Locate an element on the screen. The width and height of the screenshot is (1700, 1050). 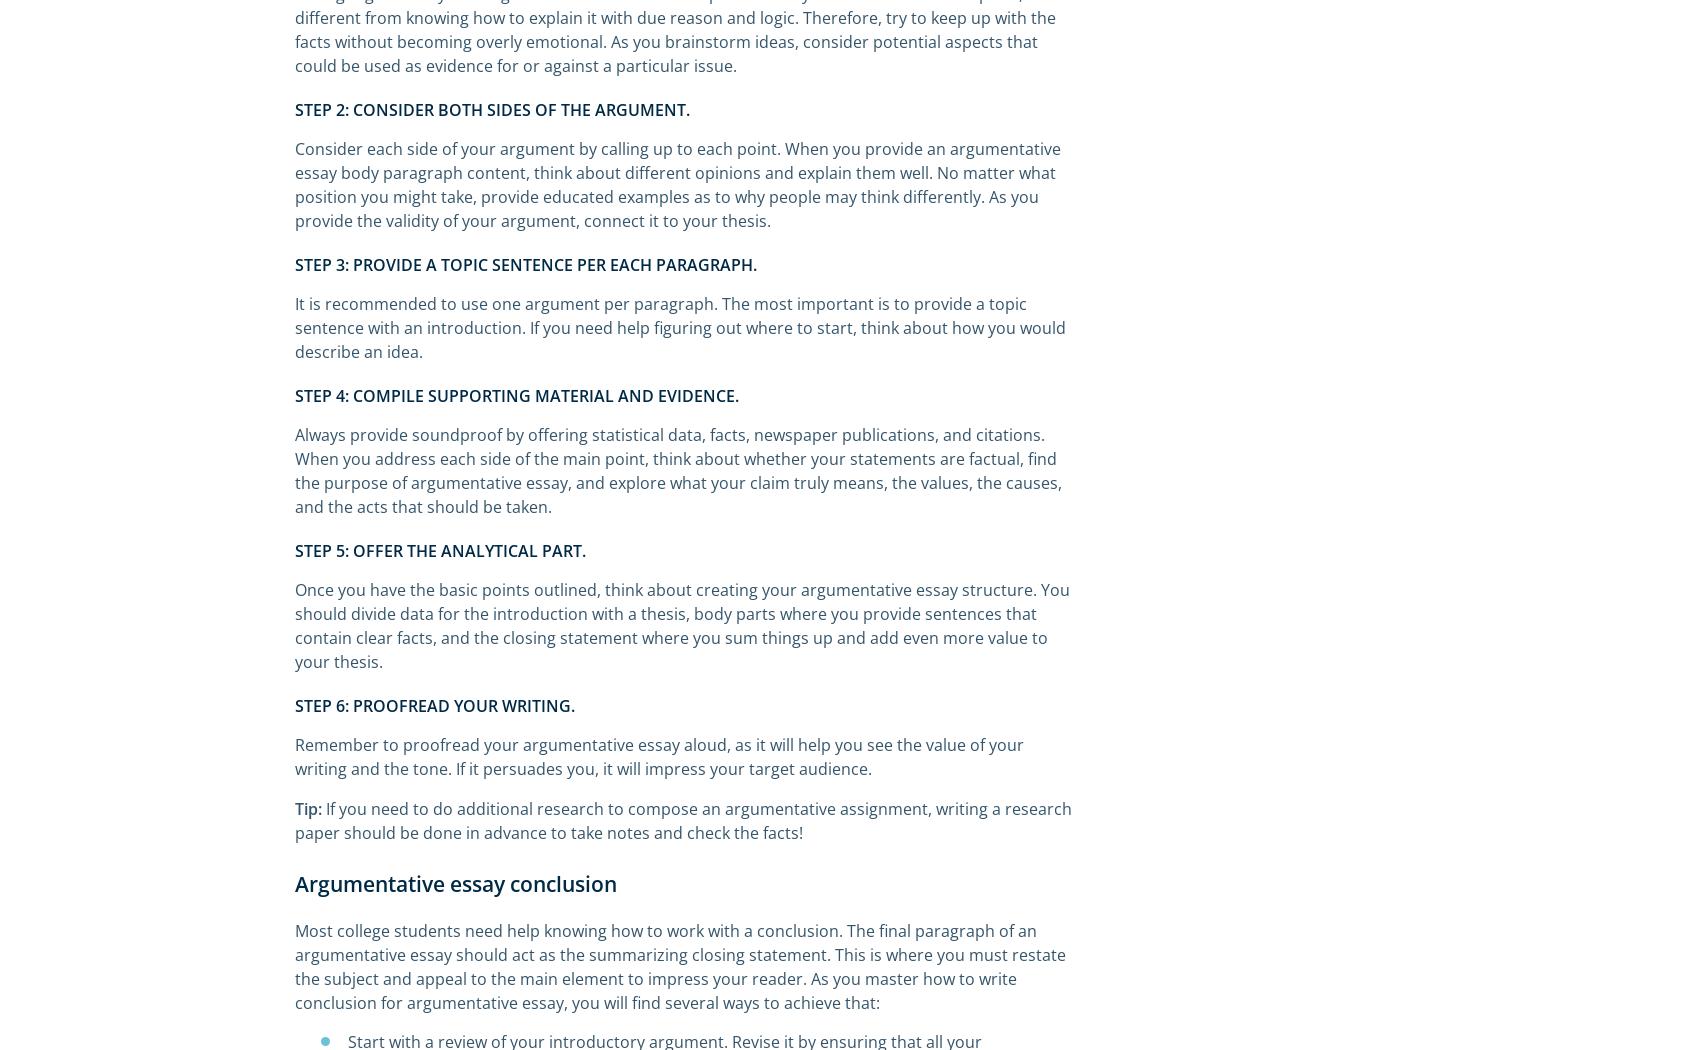
'Always provide soundproof by offering statistical data, facts, newspaper publications, and citations. When you address each side of the main point, think about whether your statements are factual, find the purpose of argumentative essay, and explore what your claim truly means, the values, the causes, and the acts that should be taken.' is located at coordinates (678, 471).